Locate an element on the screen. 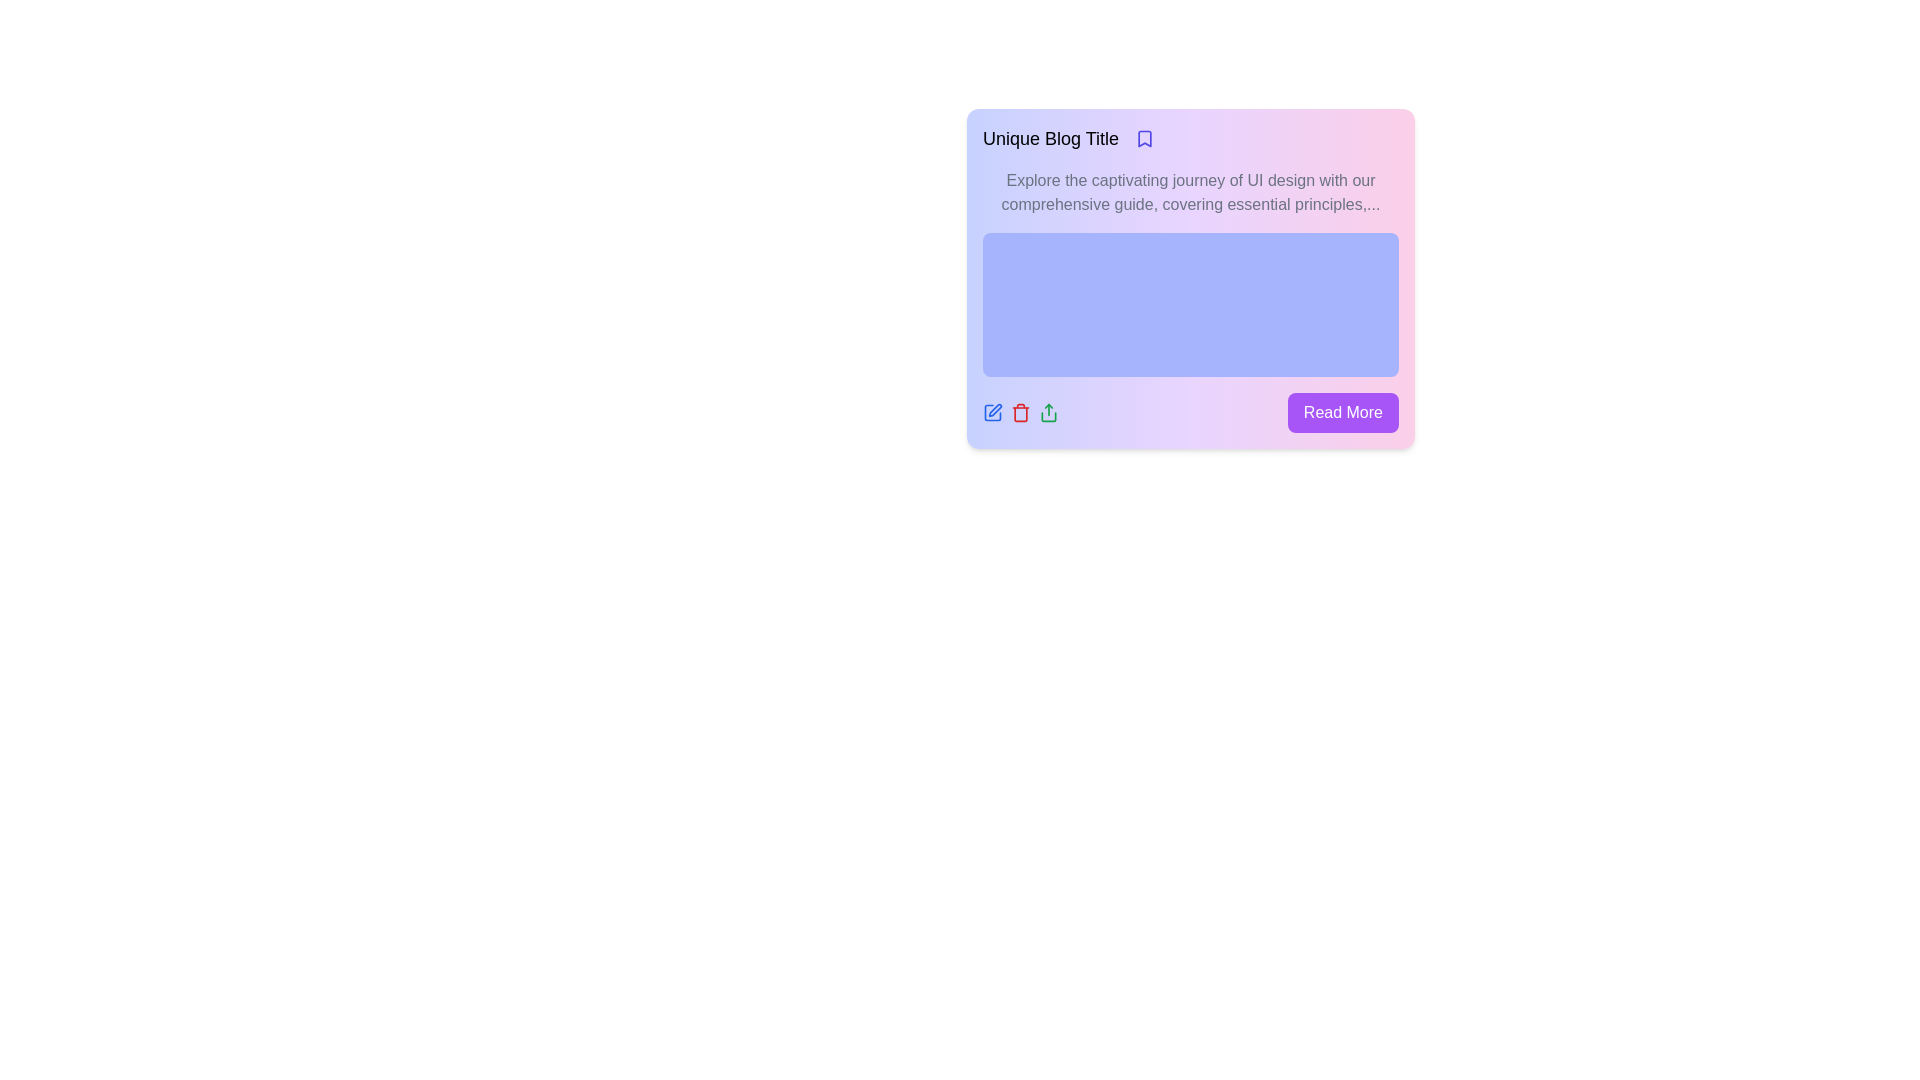  the green share SVG icon located at the bottom-left corner of the card interface is located at coordinates (1048, 411).